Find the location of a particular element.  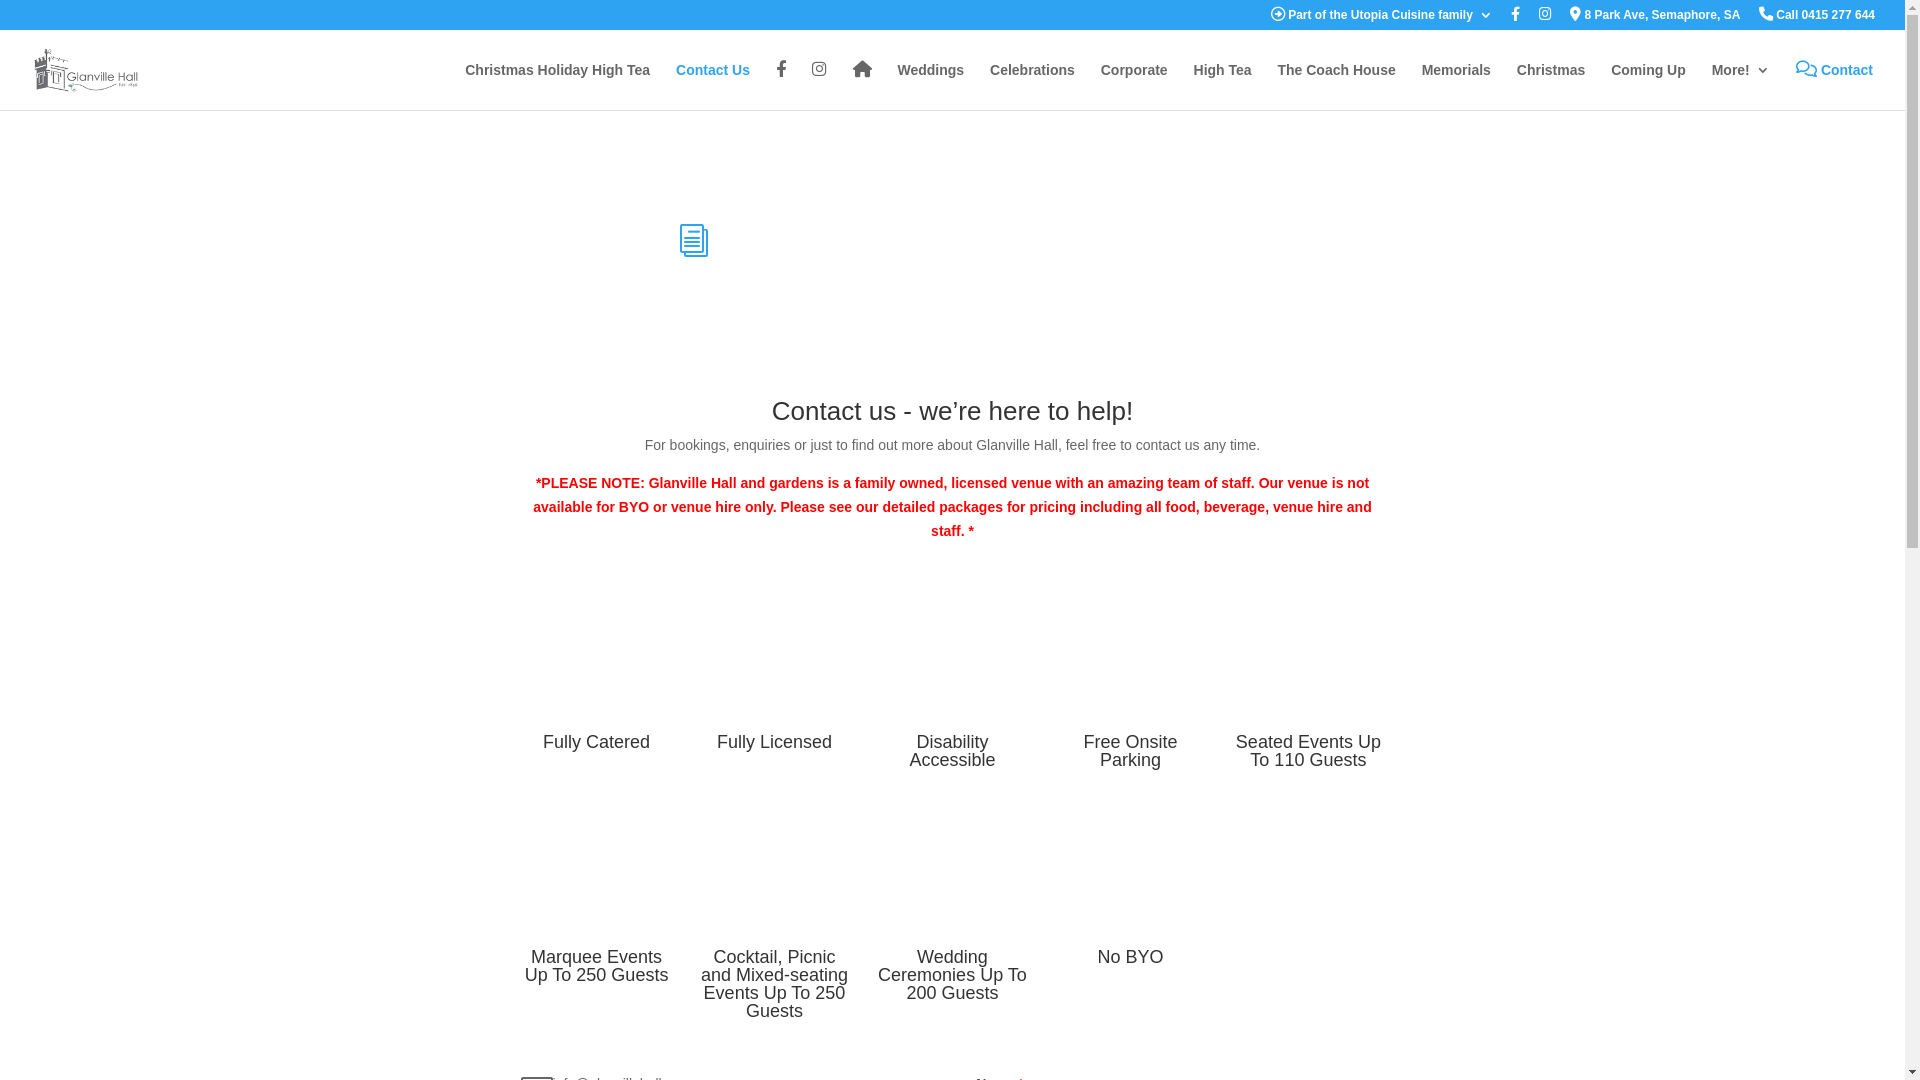

'More!' is located at coordinates (1740, 85).